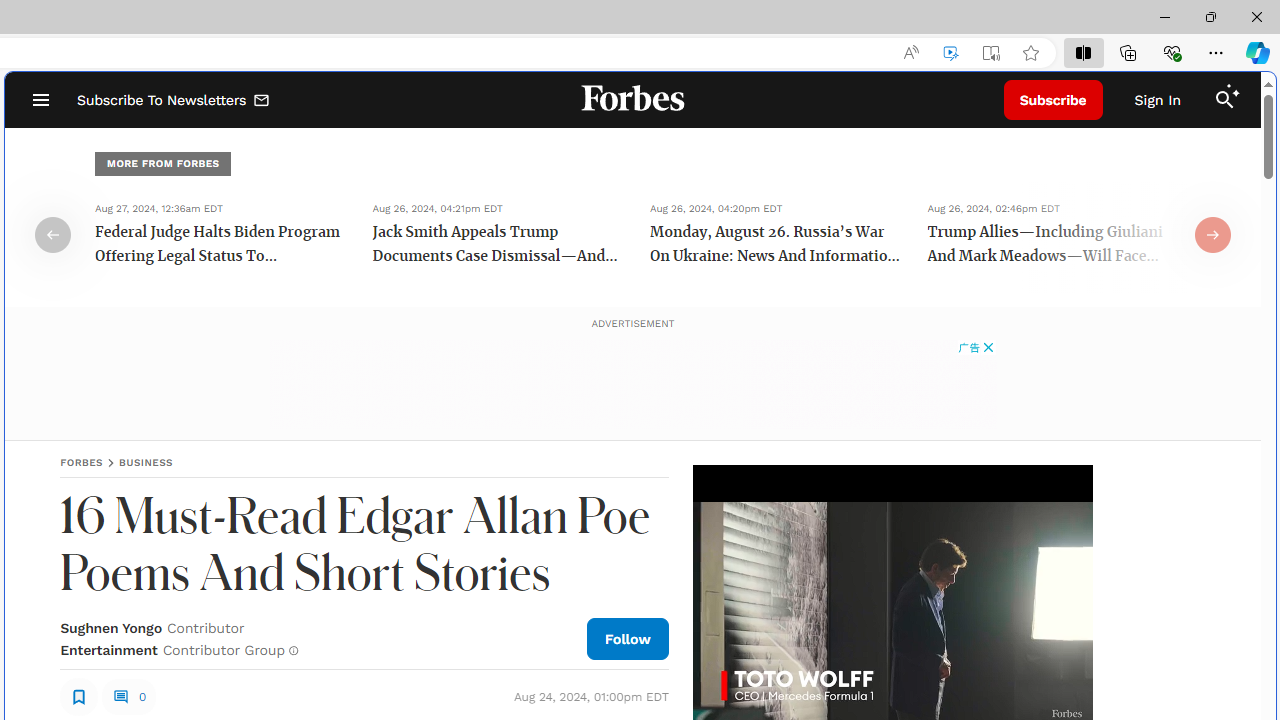 Image resolution: width=1280 pixels, height=720 pixels. What do you see at coordinates (128, 695) in the screenshot?
I see `'0'` at bounding box center [128, 695].